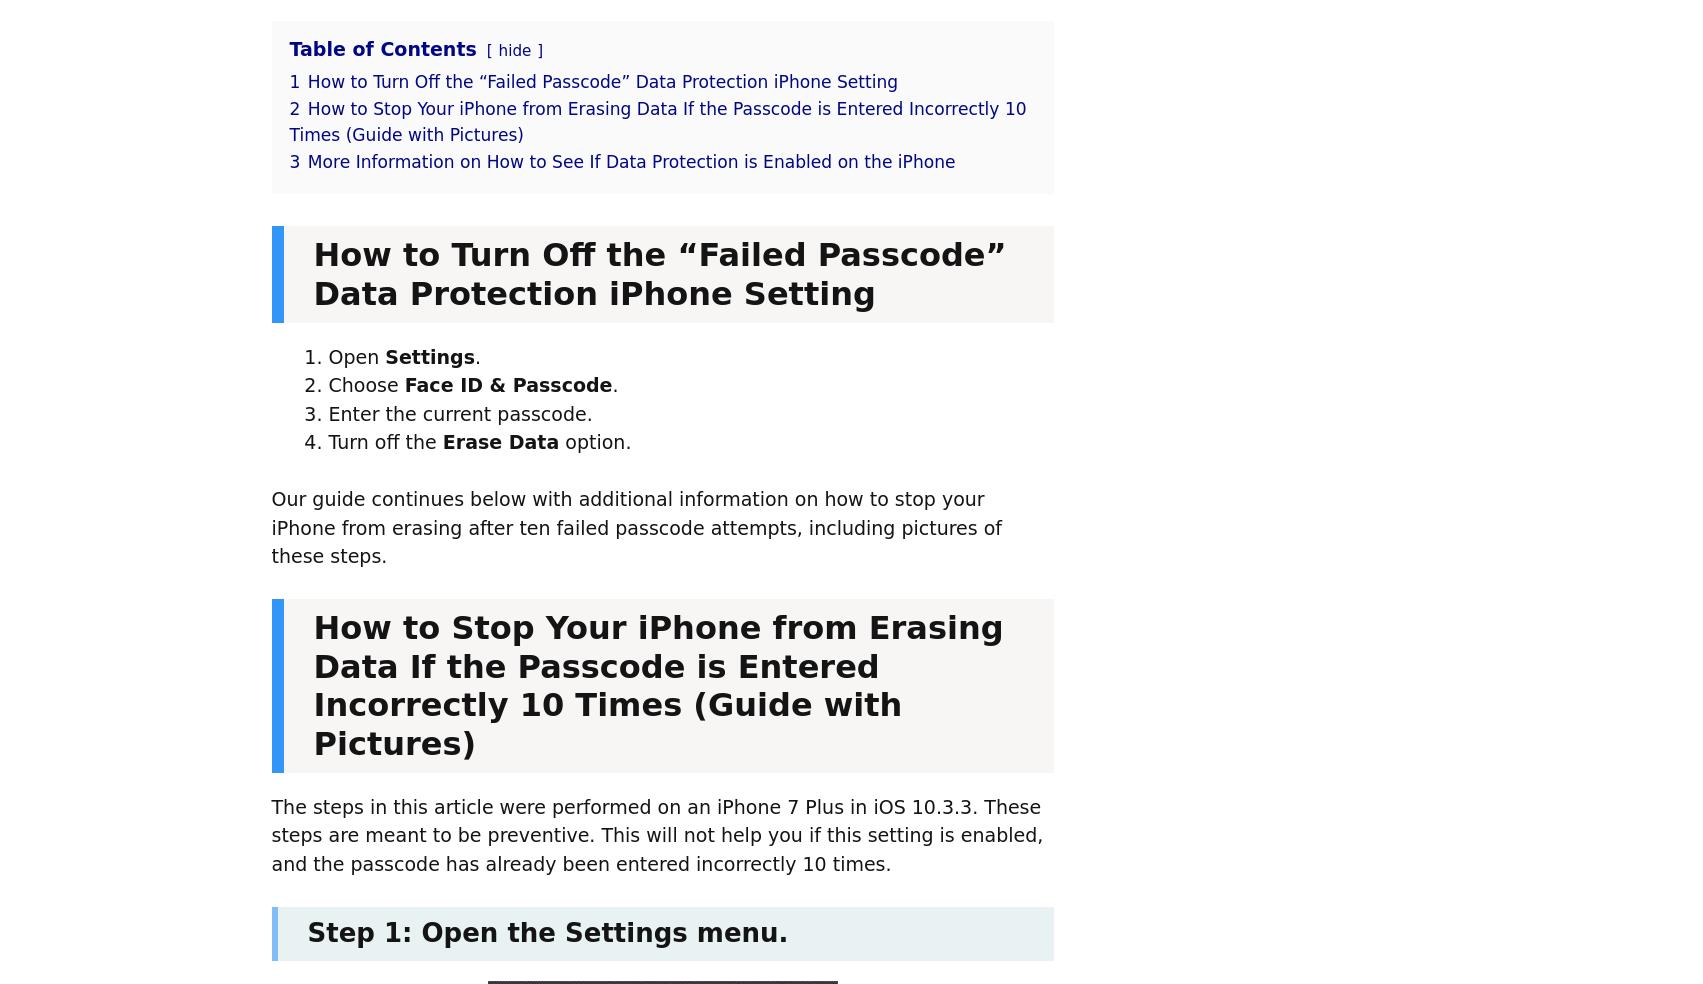 The height and width of the screenshot is (984, 1703). I want to click on 'option.', so click(557, 442).